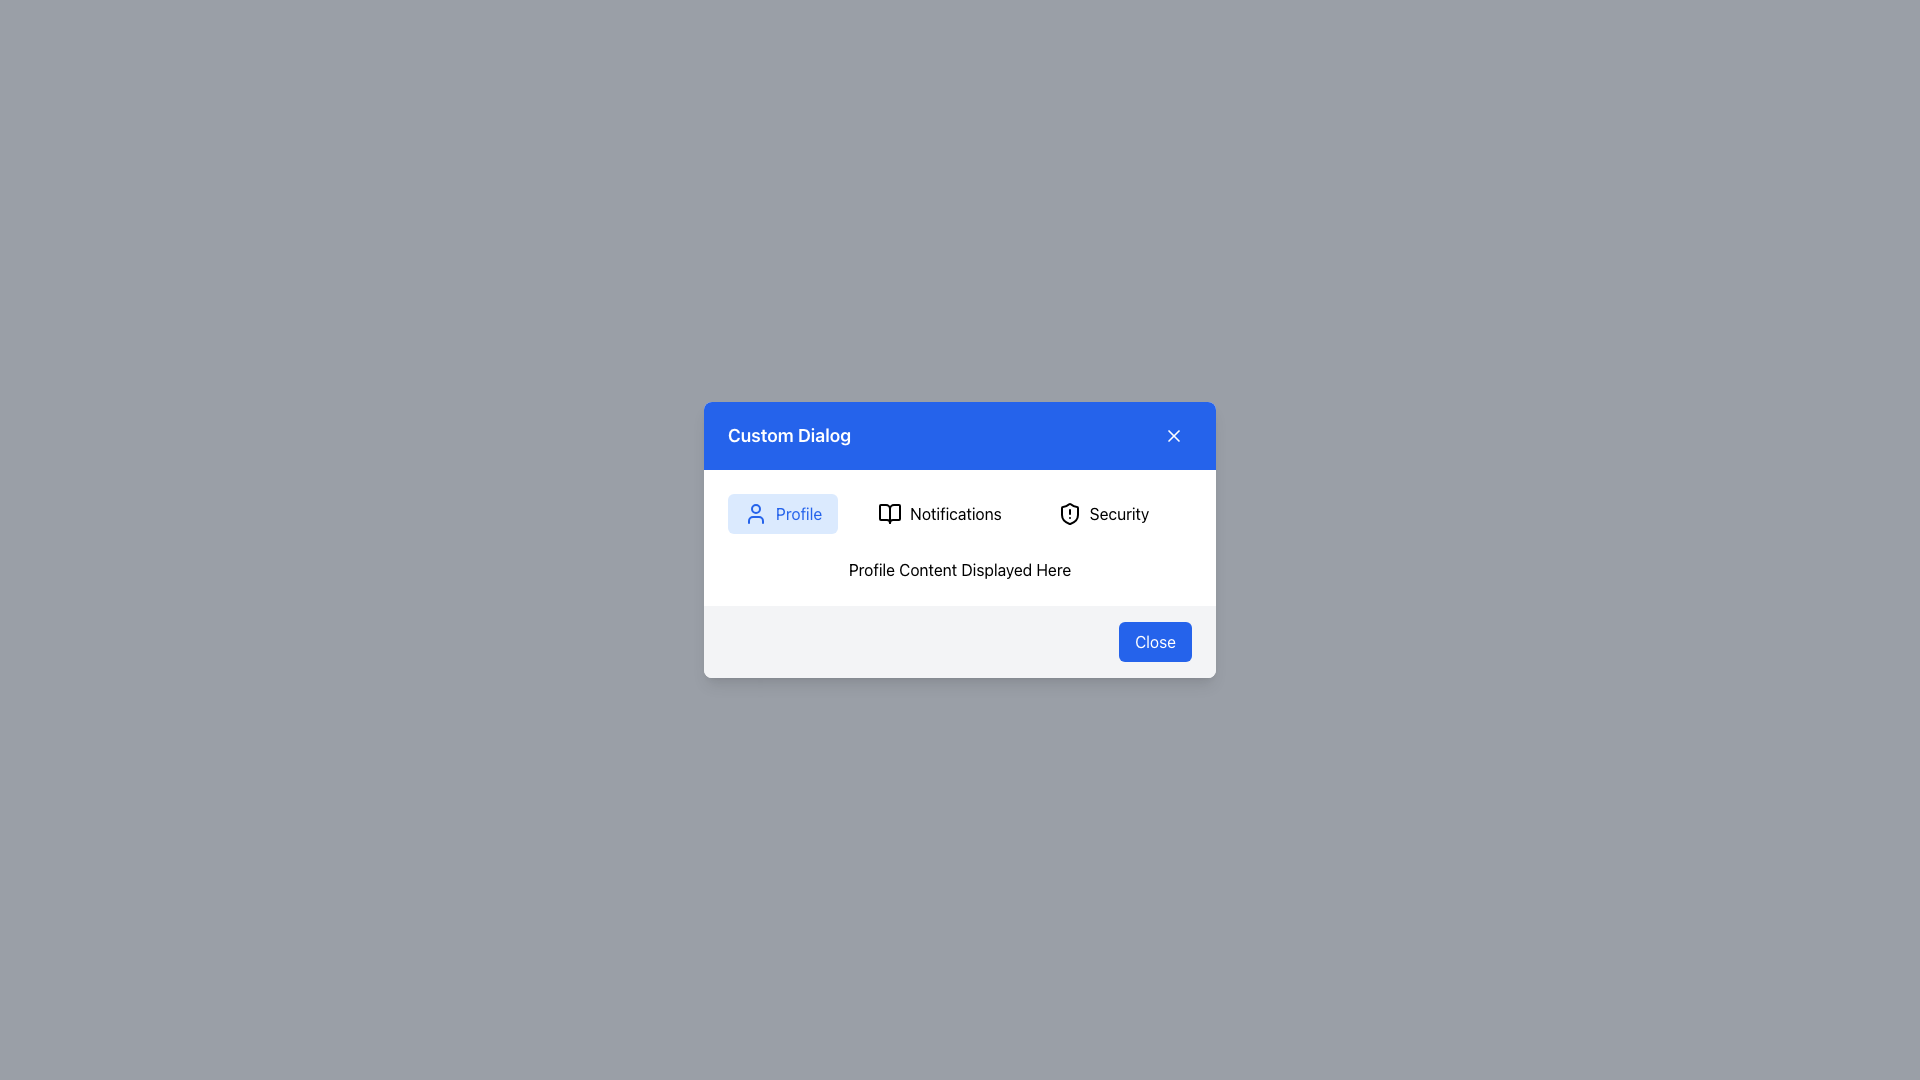 The height and width of the screenshot is (1080, 1920). I want to click on the shield icon with an alert exclamation mark inside it, located before the 'Security' label in the top navigation of the dialog box, so click(1068, 512).